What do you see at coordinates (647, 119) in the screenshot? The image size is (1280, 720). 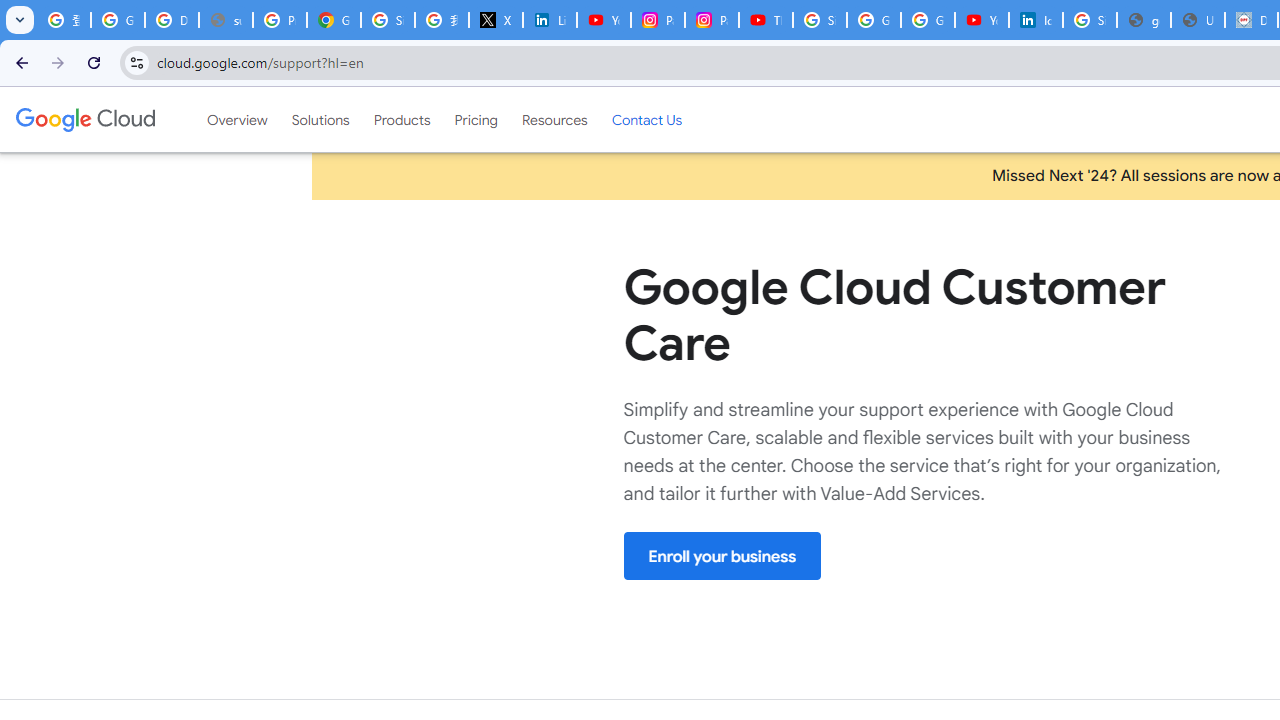 I see `'Contact Us'` at bounding box center [647, 119].